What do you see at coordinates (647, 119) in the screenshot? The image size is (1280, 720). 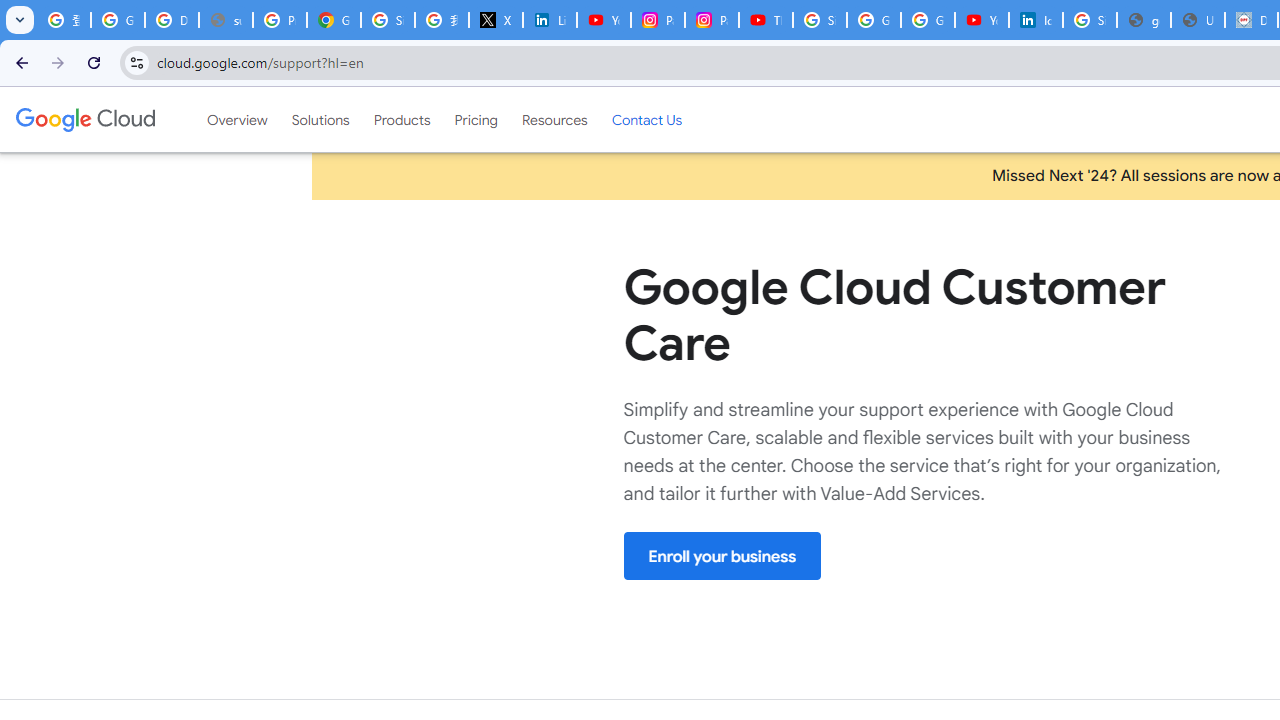 I see `'Contact Us'` at bounding box center [647, 119].